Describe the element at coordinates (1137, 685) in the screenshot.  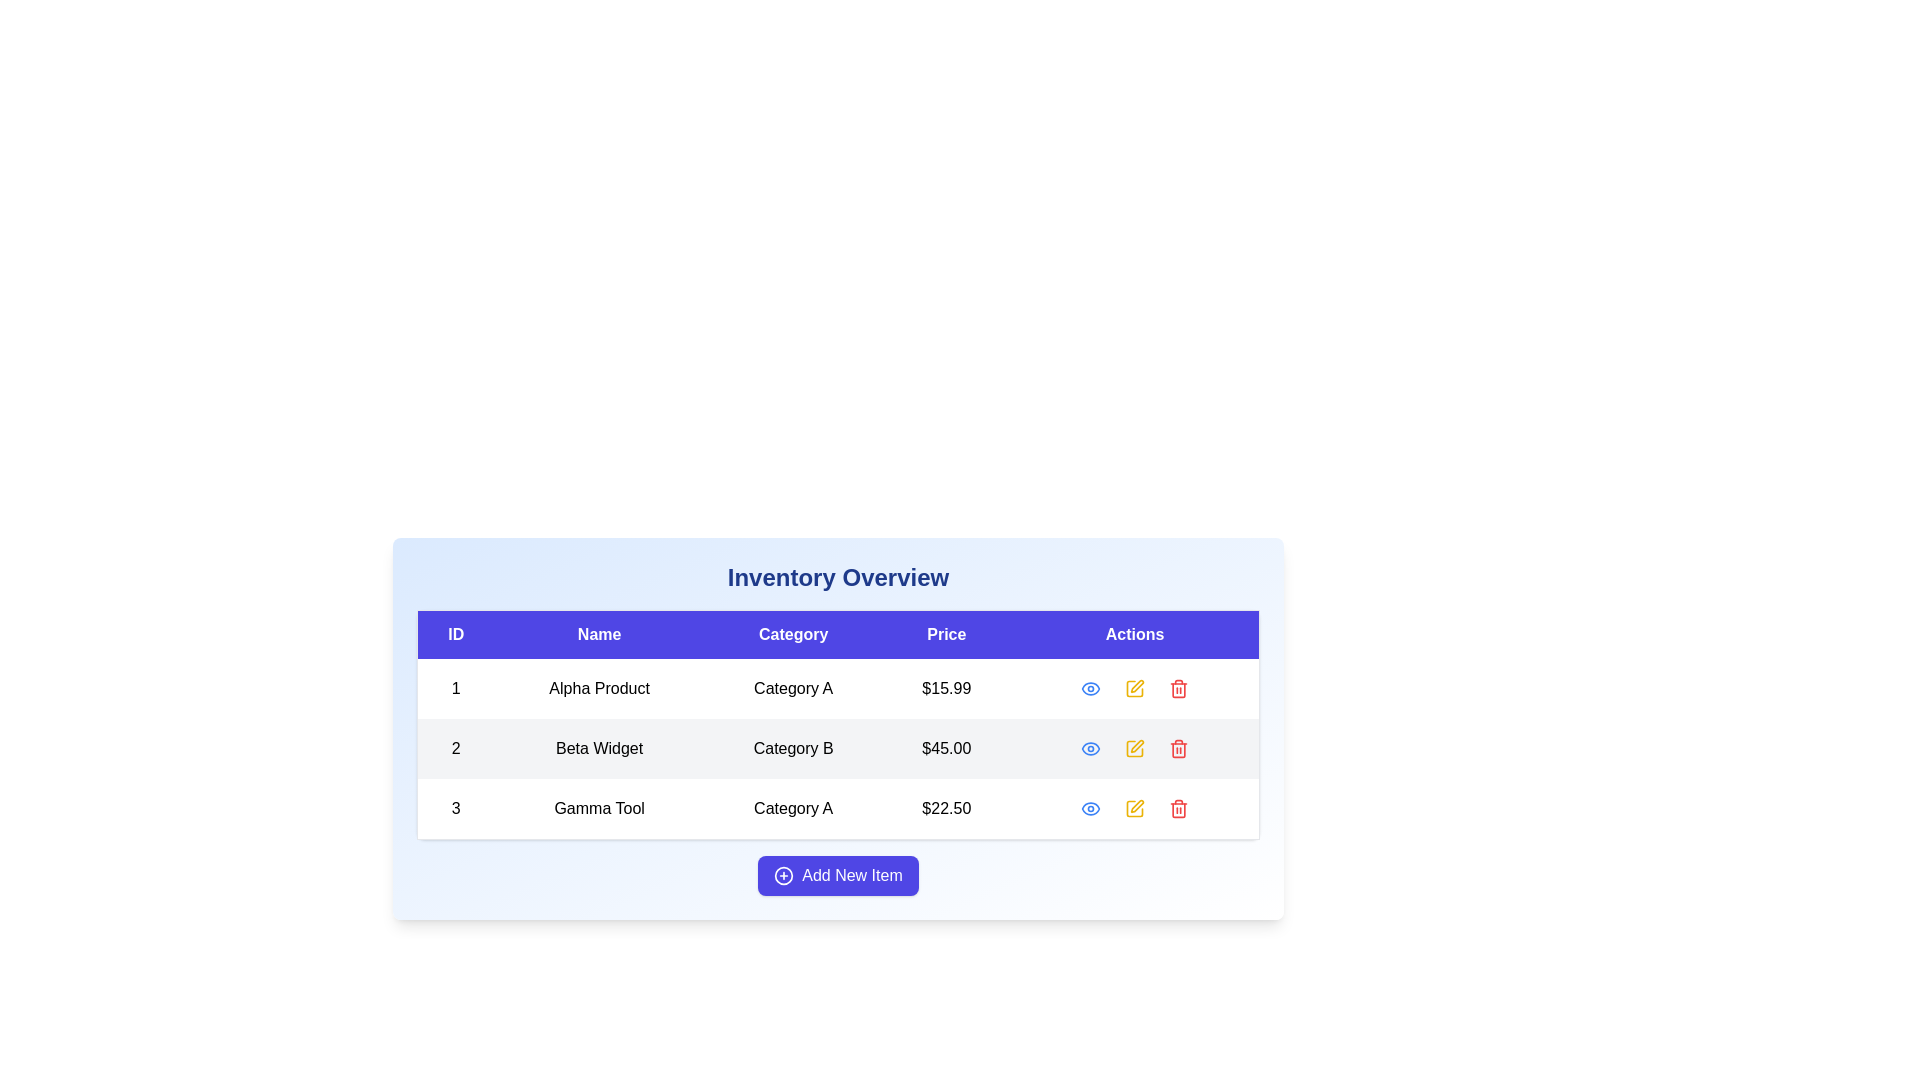
I see `the edit icon button located in the 'Actions' column of the table, specifically in the second row for the product 'Beta Widget'` at that location.